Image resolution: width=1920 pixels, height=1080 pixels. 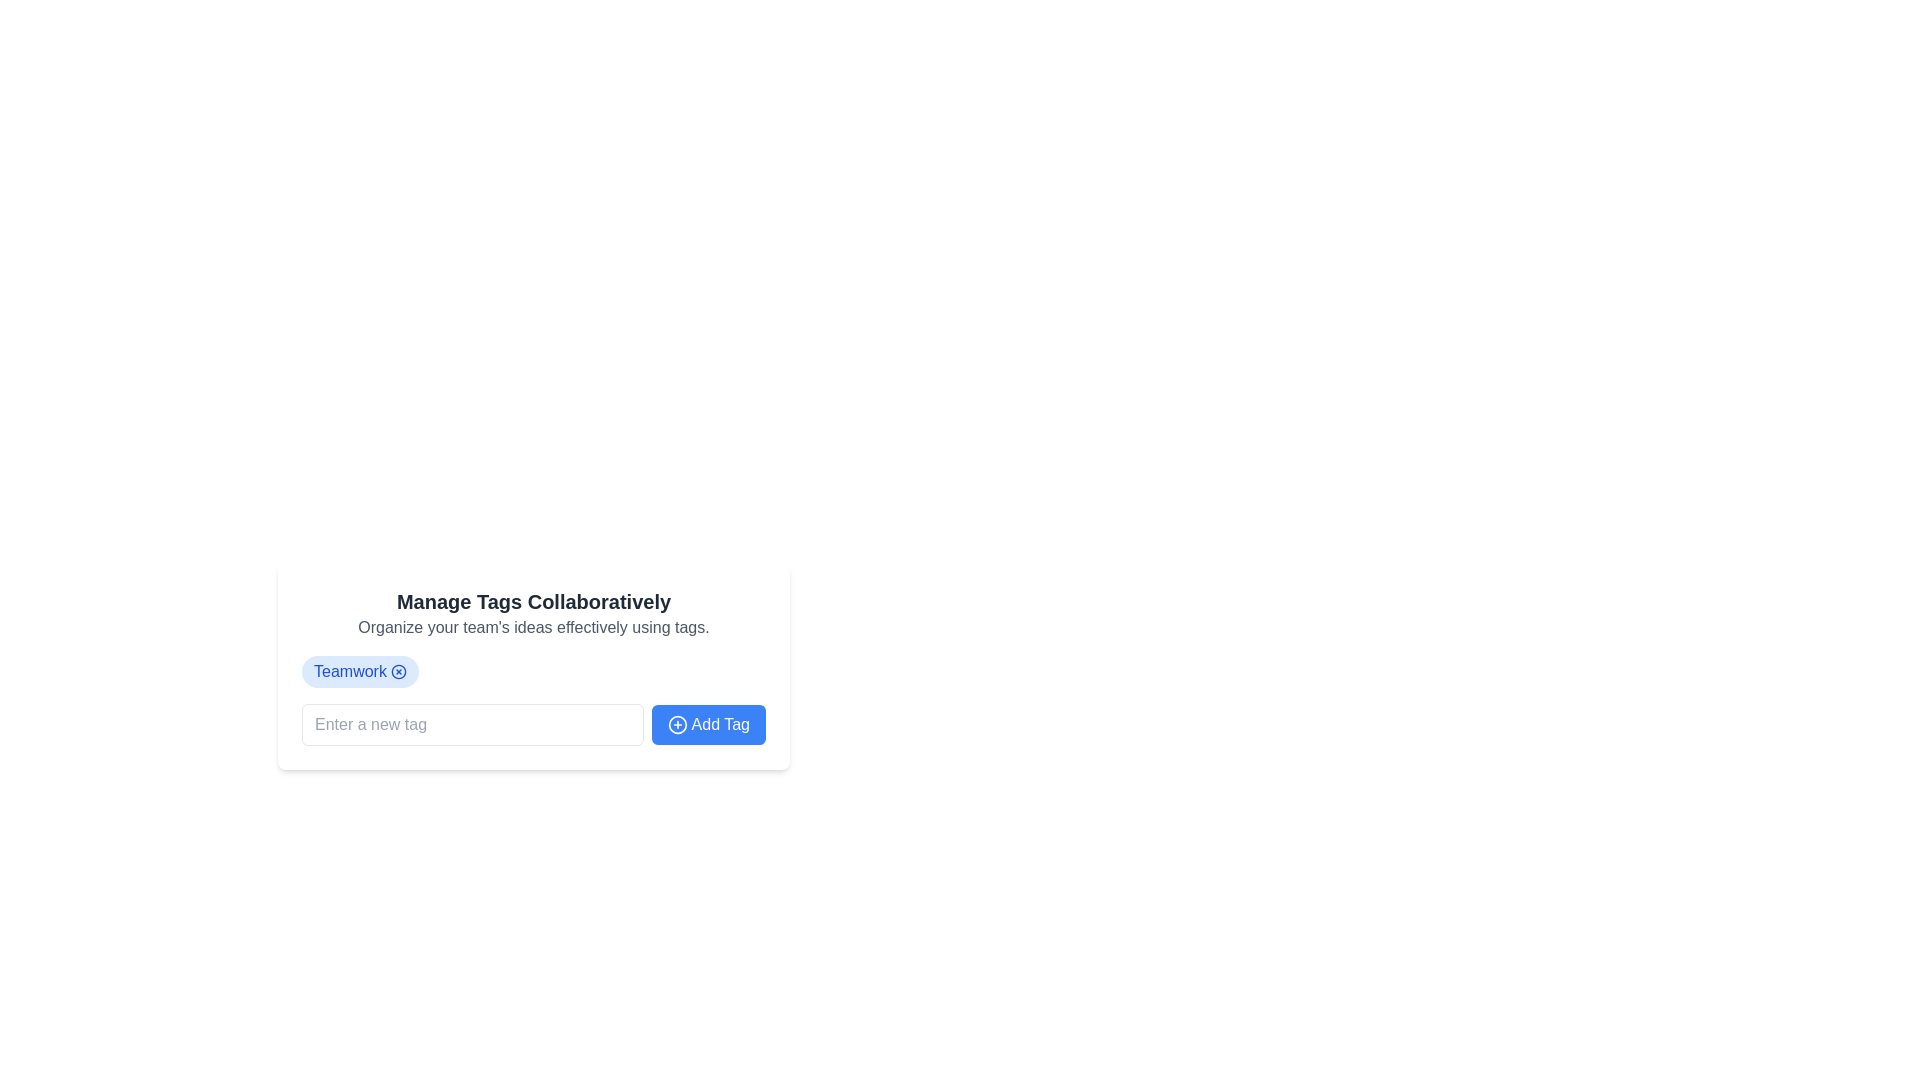 I want to click on the 'Teamwork' text label, which is styled with a bold blue font and located inside a light blue rounded rectangular area, to focus on it, so click(x=350, y=671).